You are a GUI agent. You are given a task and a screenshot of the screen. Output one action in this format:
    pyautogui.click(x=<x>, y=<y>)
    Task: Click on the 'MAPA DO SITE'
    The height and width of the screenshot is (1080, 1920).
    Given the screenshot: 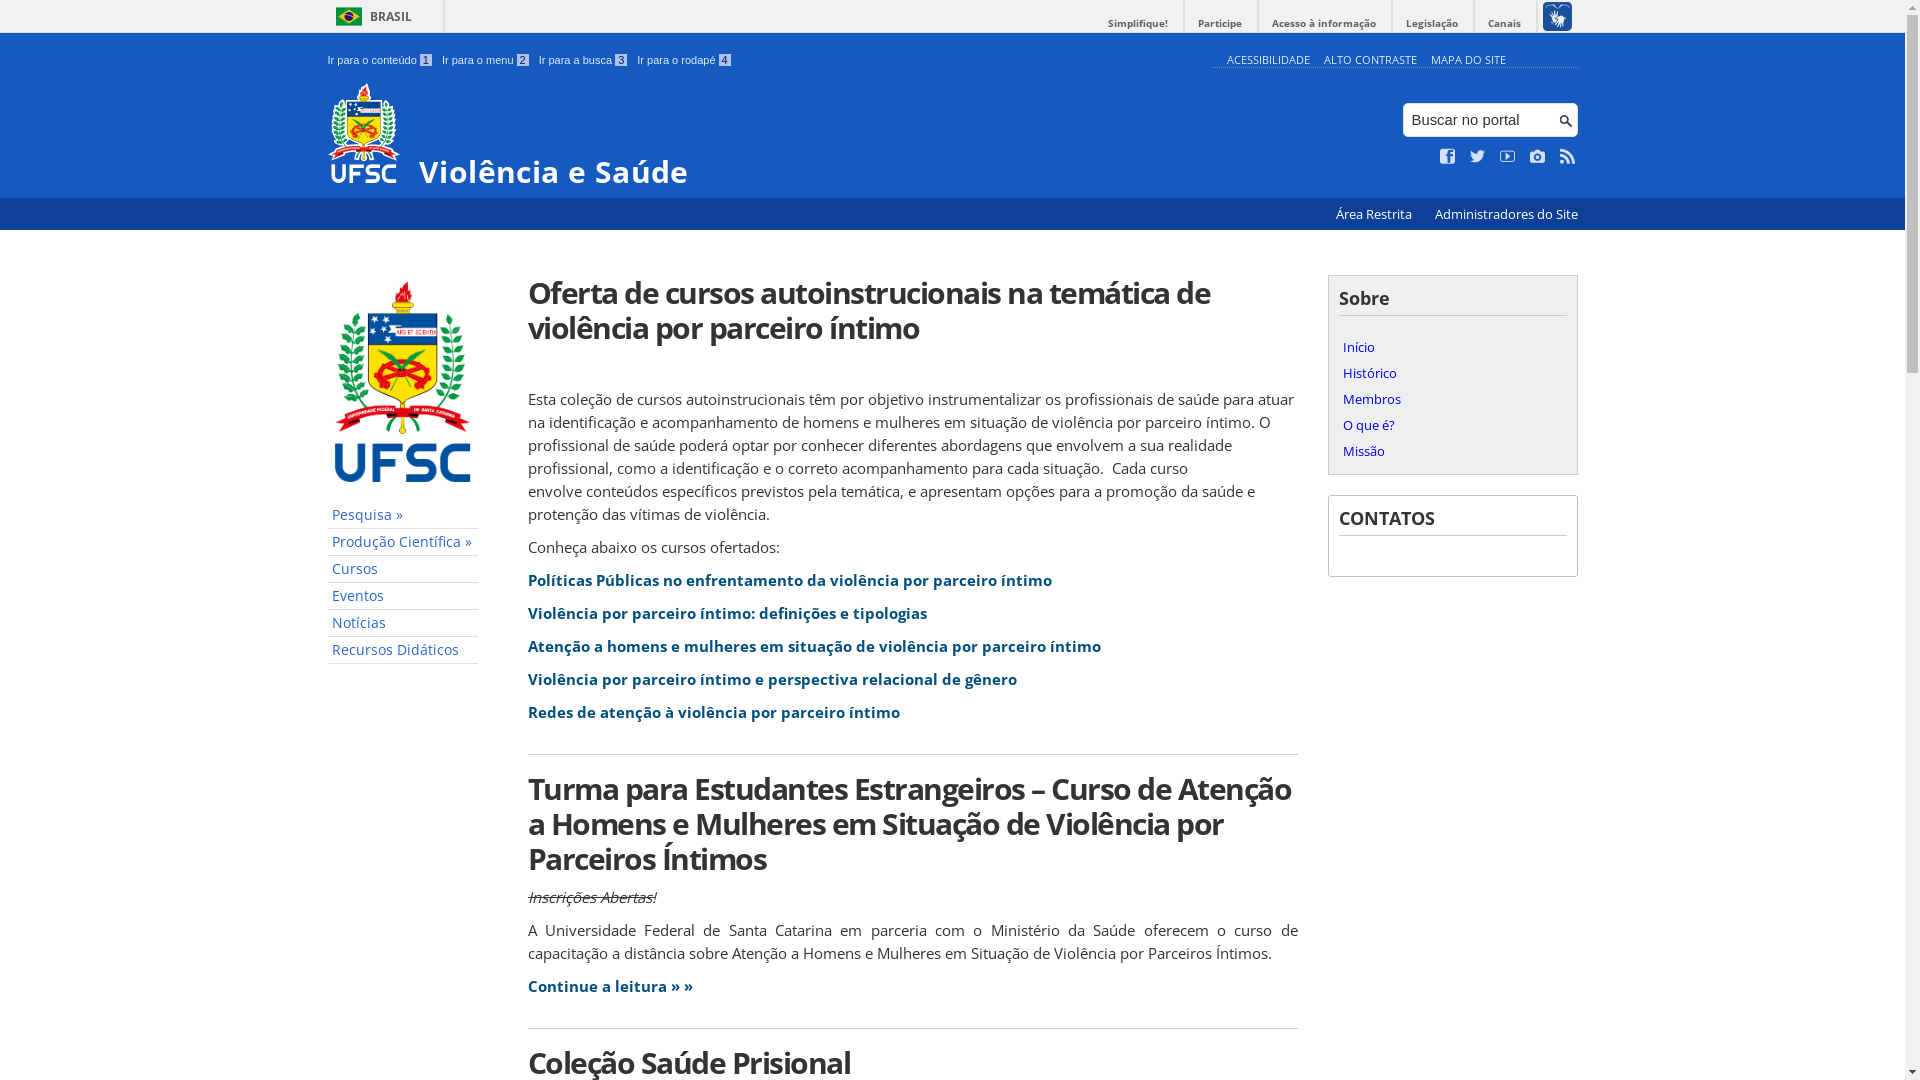 What is the action you would take?
    pyautogui.click(x=1467, y=58)
    